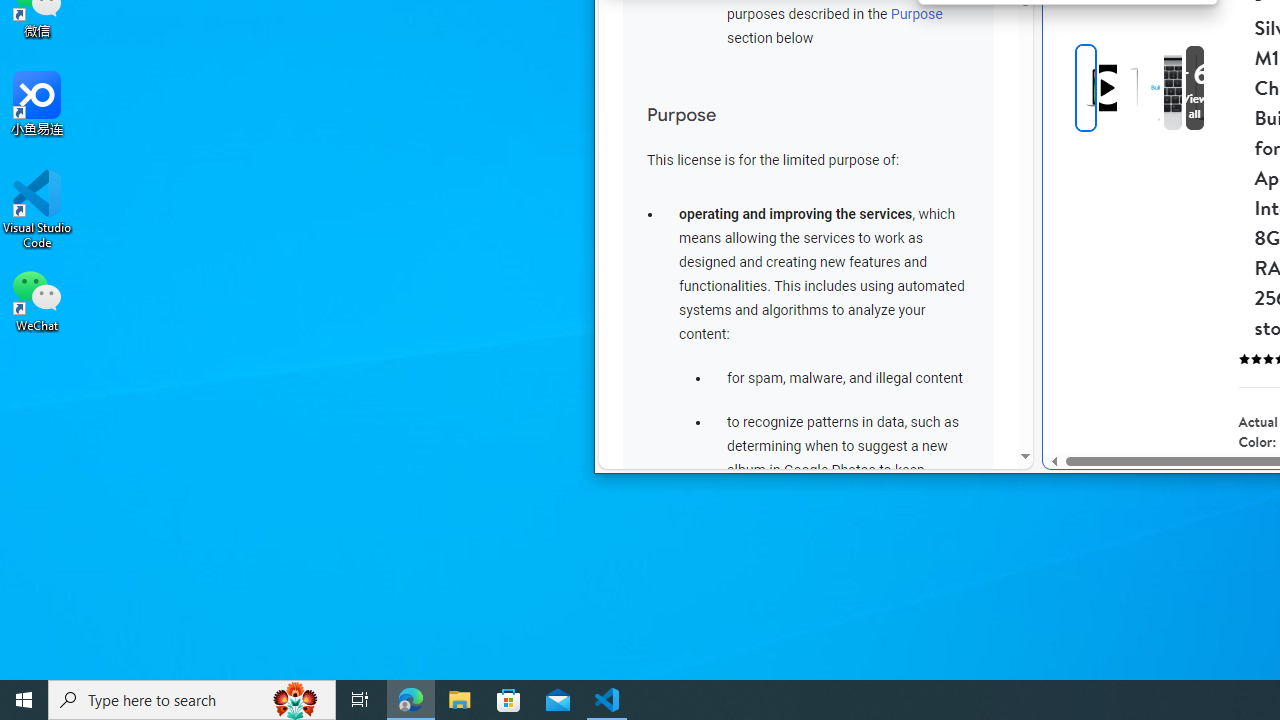  I want to click on 'Visual Studio Code - 1 running window', so click(606, 698).